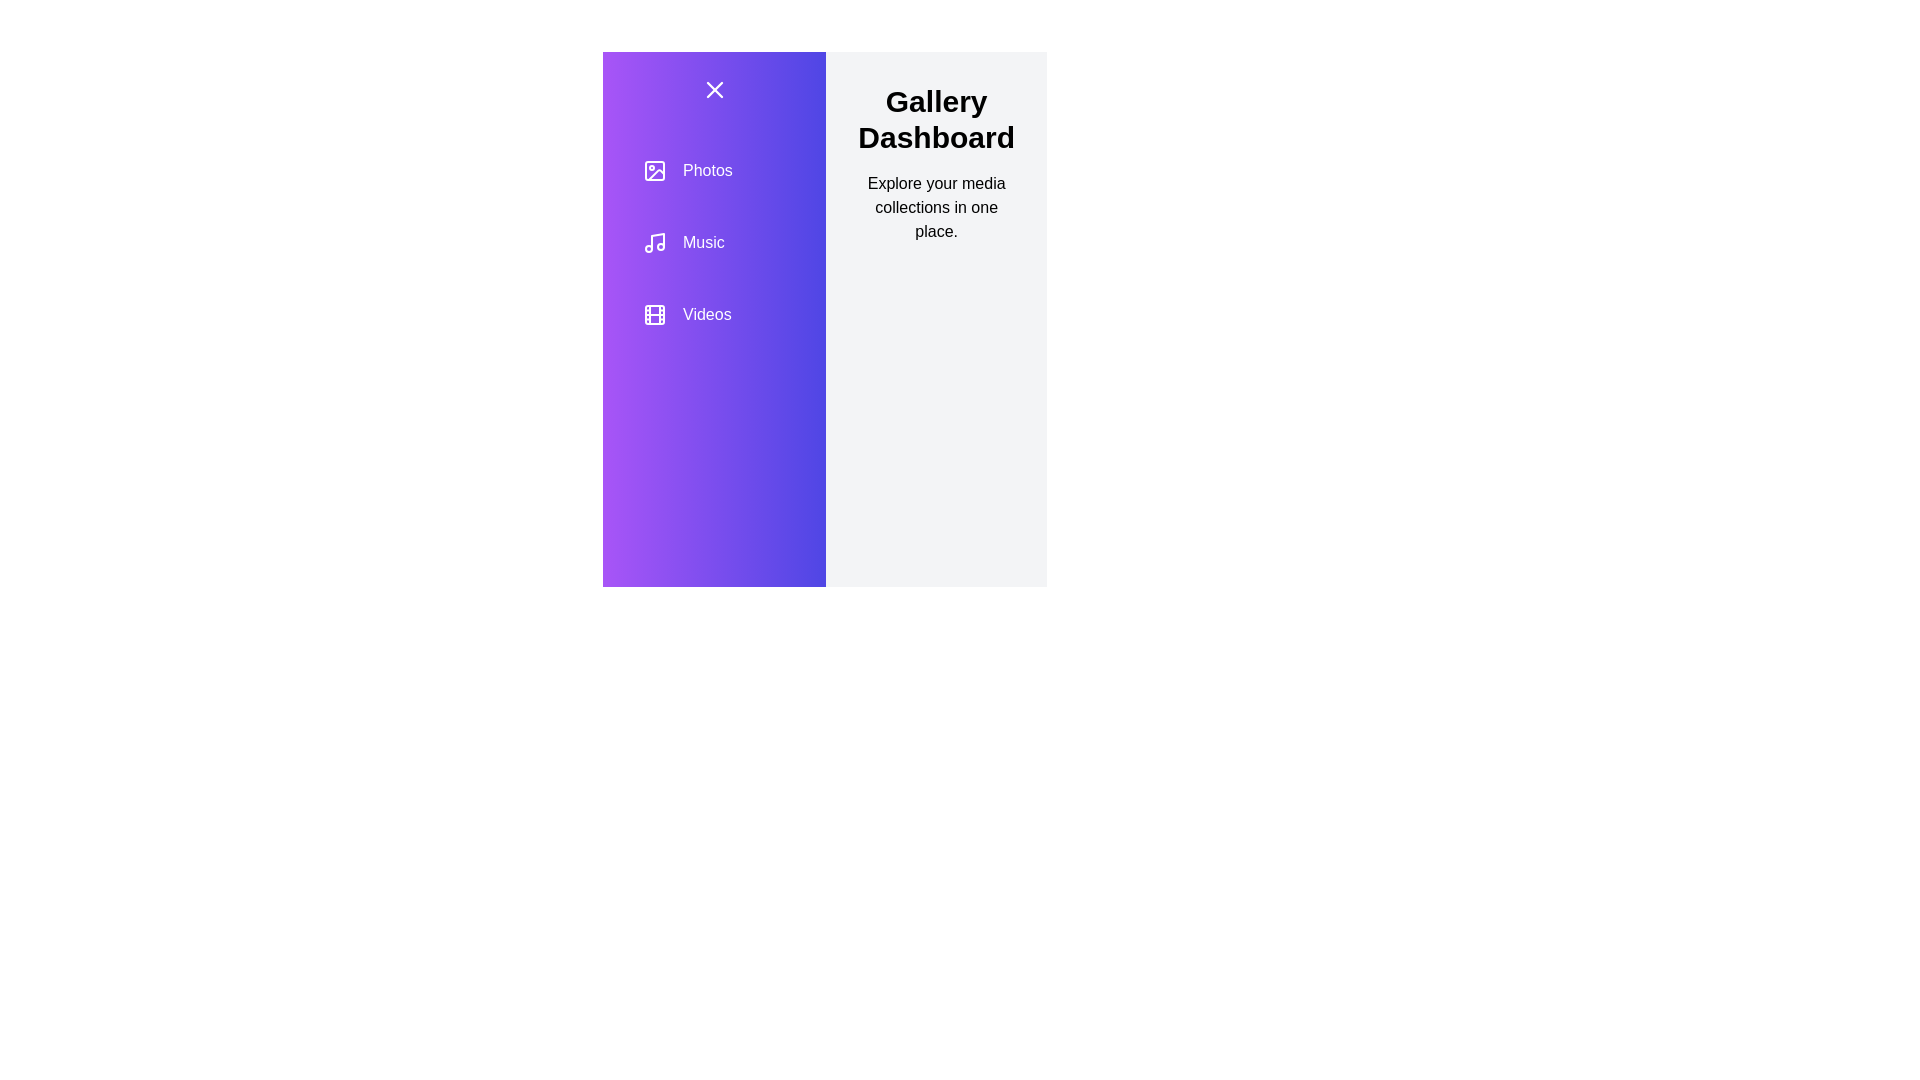  Describe the element at coordinates (714, 169) in the screenshot. I see `the category Photos from the list` at that location.